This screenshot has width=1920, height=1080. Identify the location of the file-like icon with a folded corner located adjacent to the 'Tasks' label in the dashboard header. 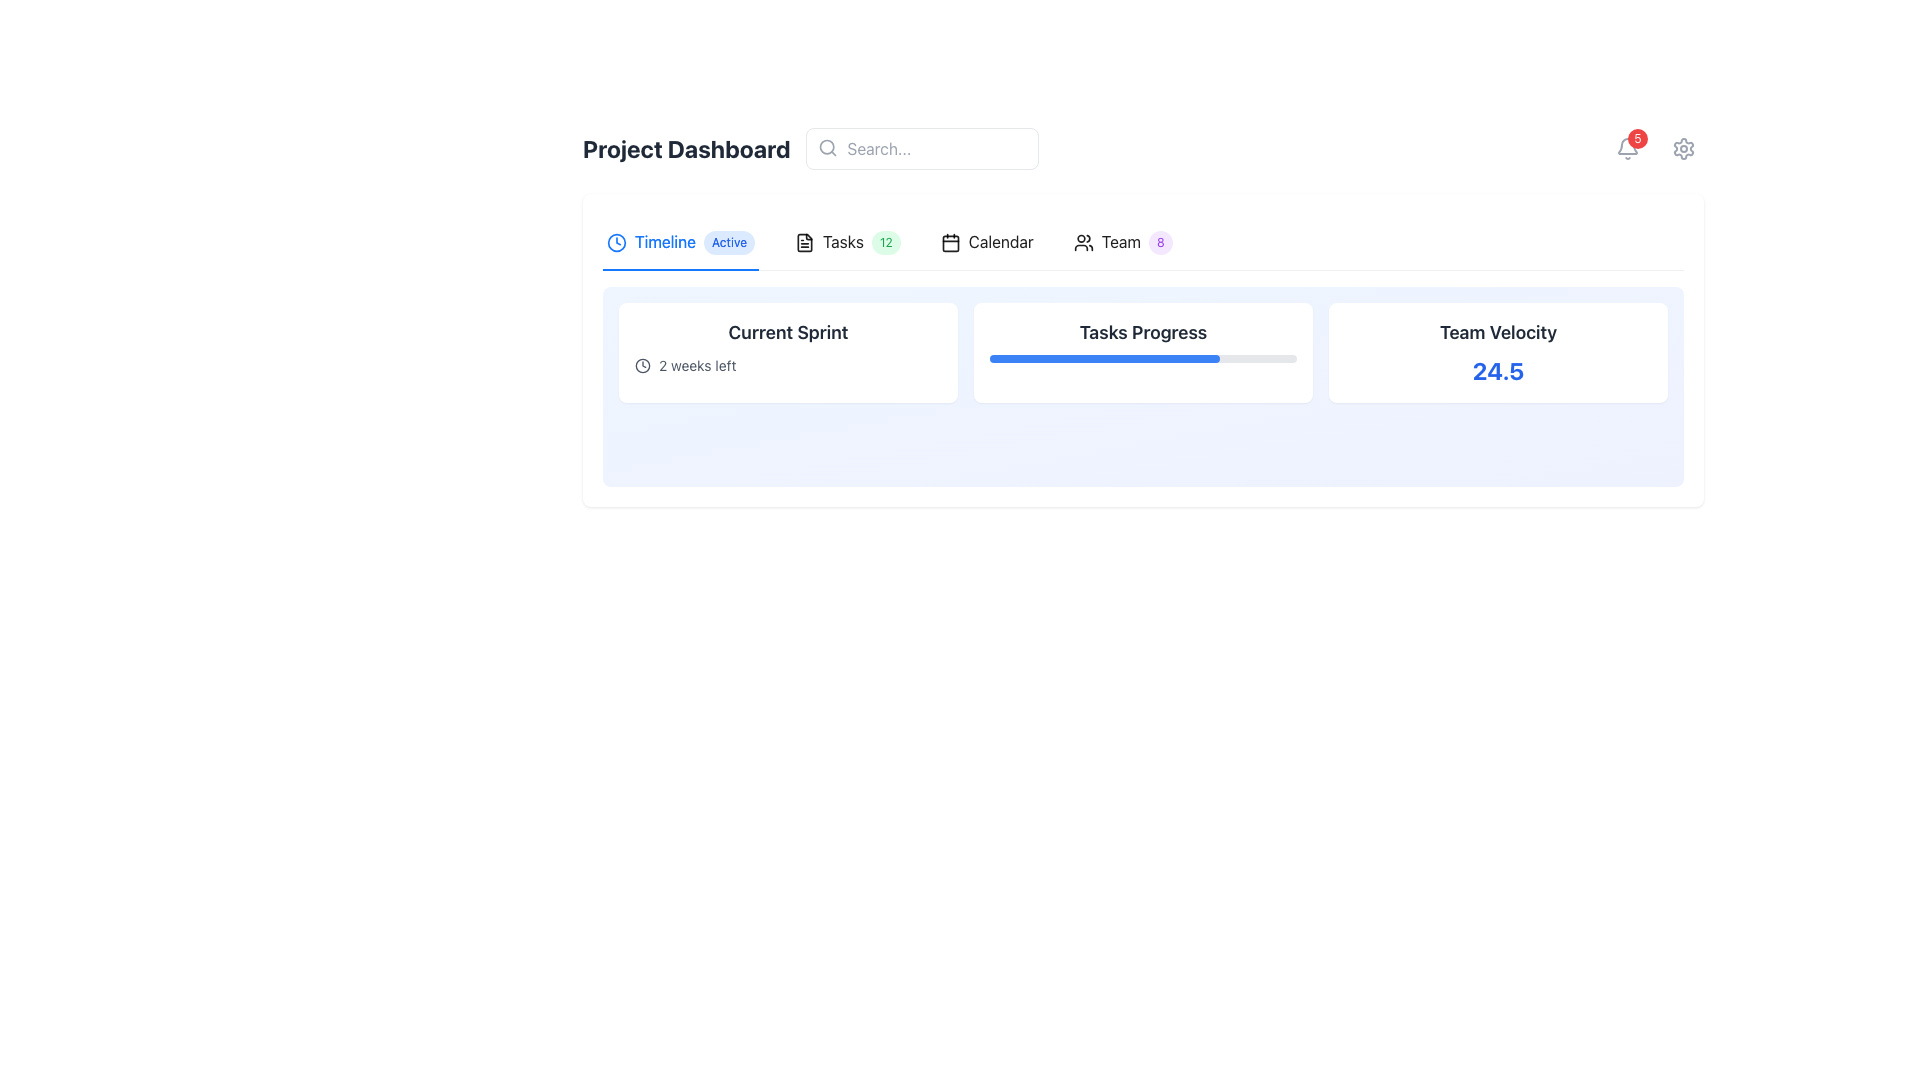
(805, 241).